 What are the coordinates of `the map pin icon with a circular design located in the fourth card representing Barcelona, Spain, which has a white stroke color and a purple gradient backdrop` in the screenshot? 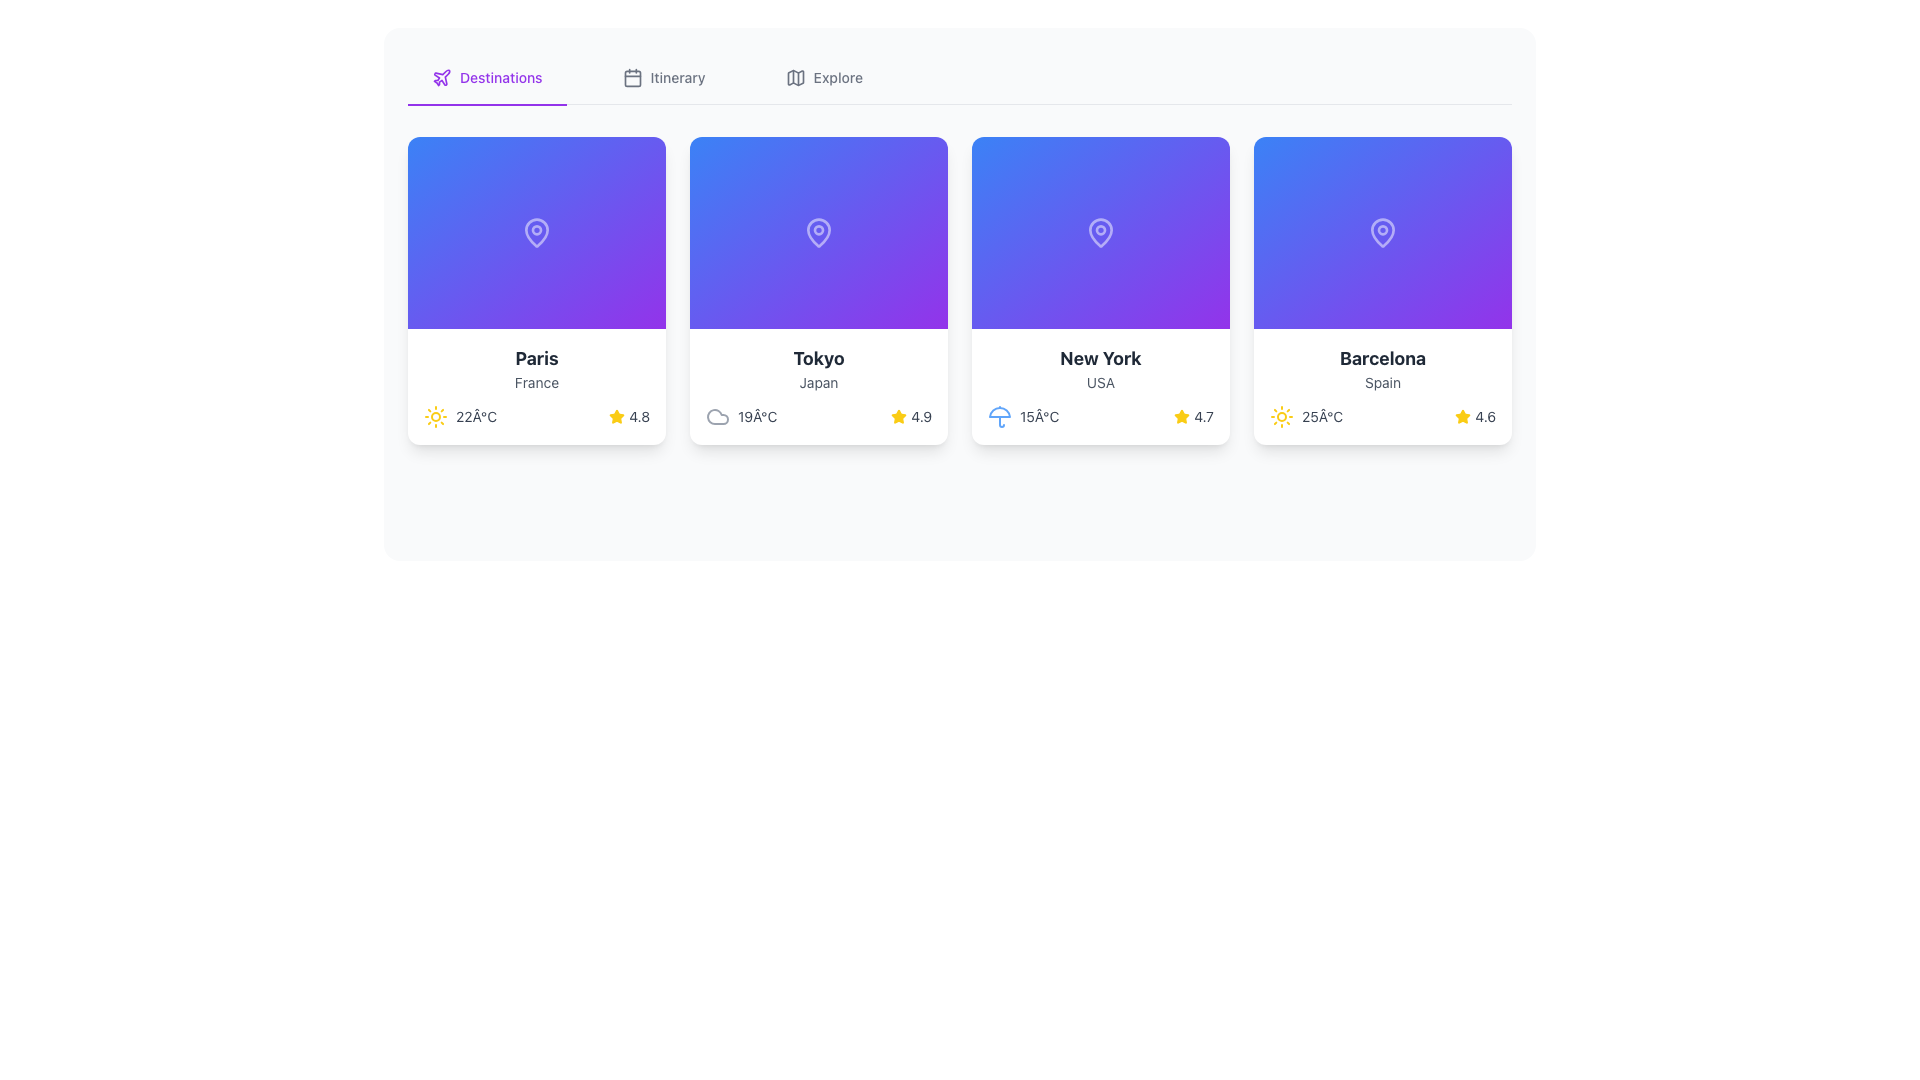 It's located at (1381, 231).